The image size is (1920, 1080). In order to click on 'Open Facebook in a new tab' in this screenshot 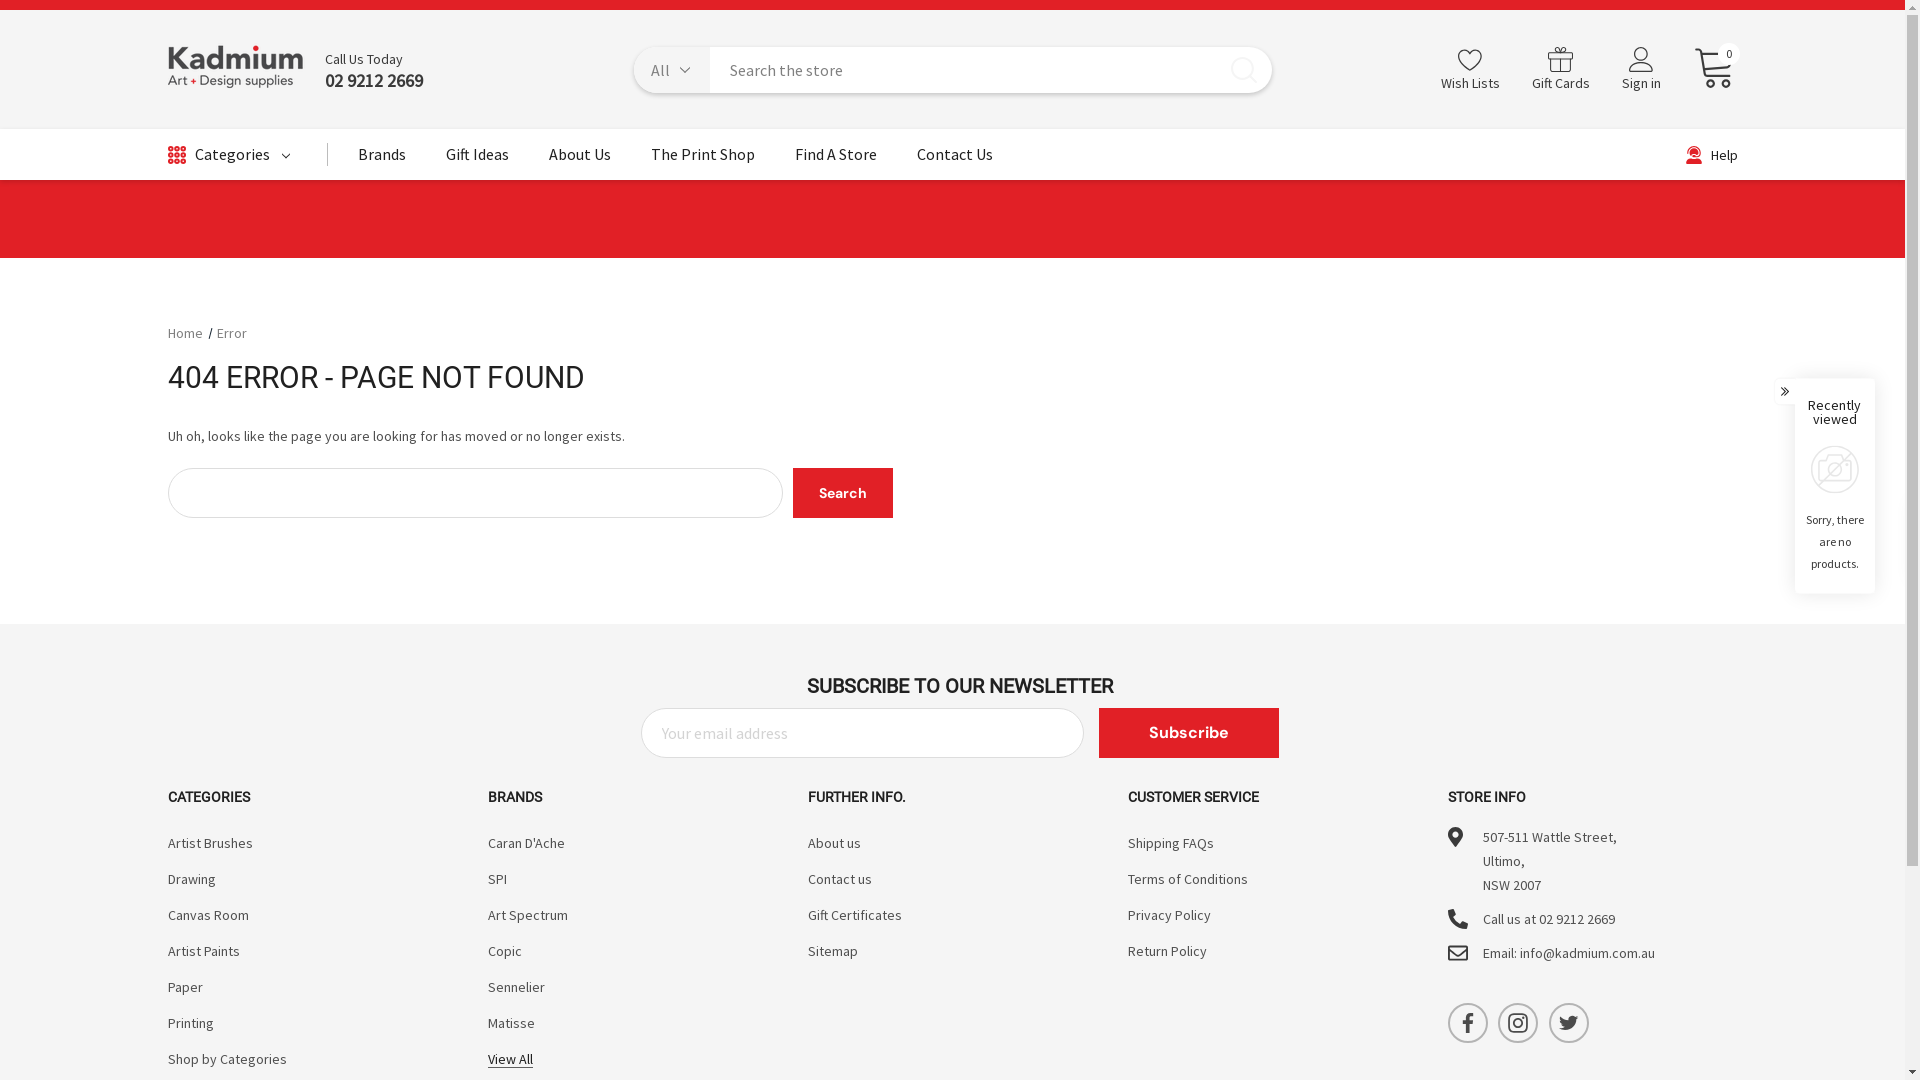, I will do `click(1468, 1022)`.